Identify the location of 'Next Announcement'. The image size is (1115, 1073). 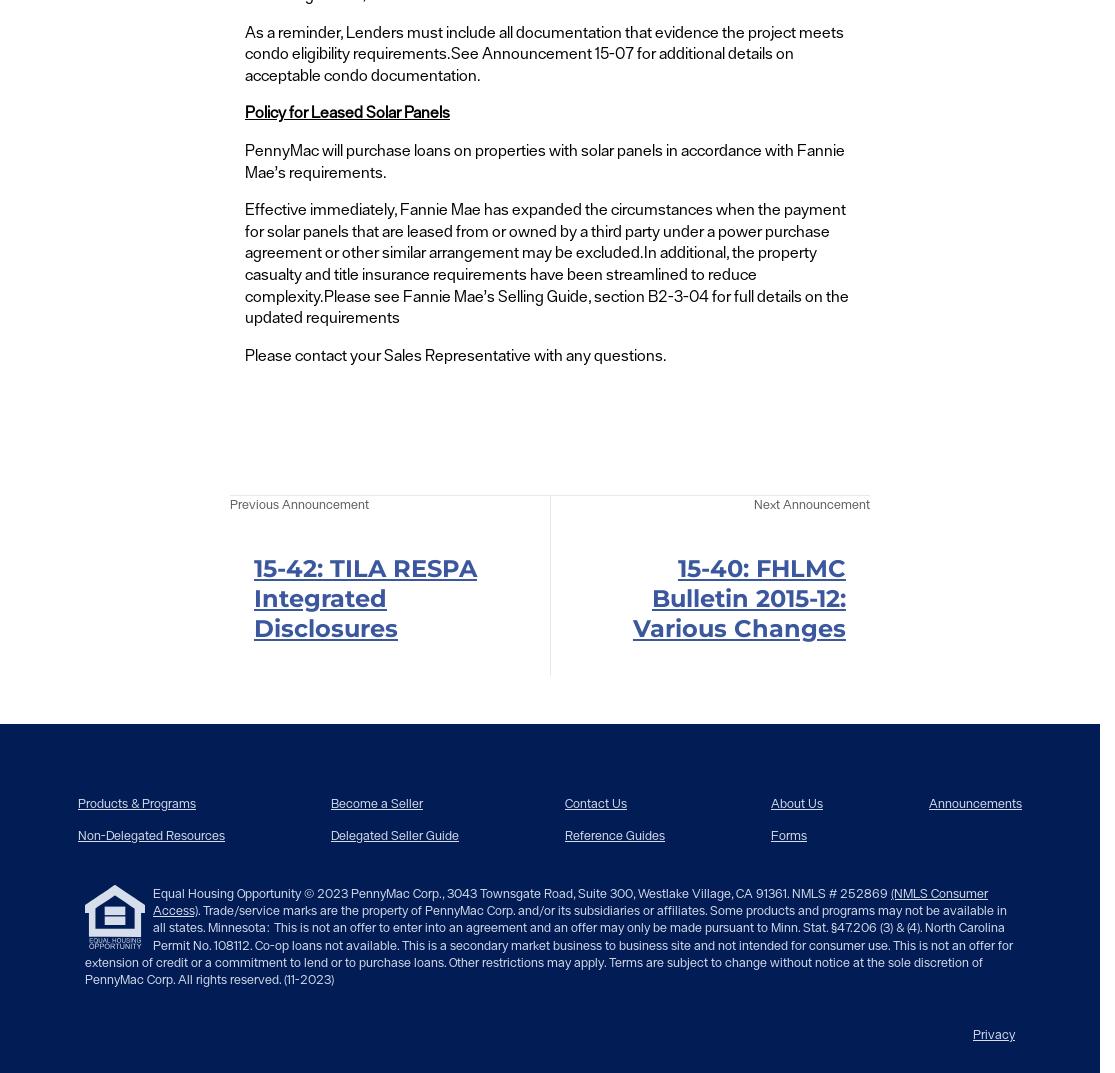
(752, 503).